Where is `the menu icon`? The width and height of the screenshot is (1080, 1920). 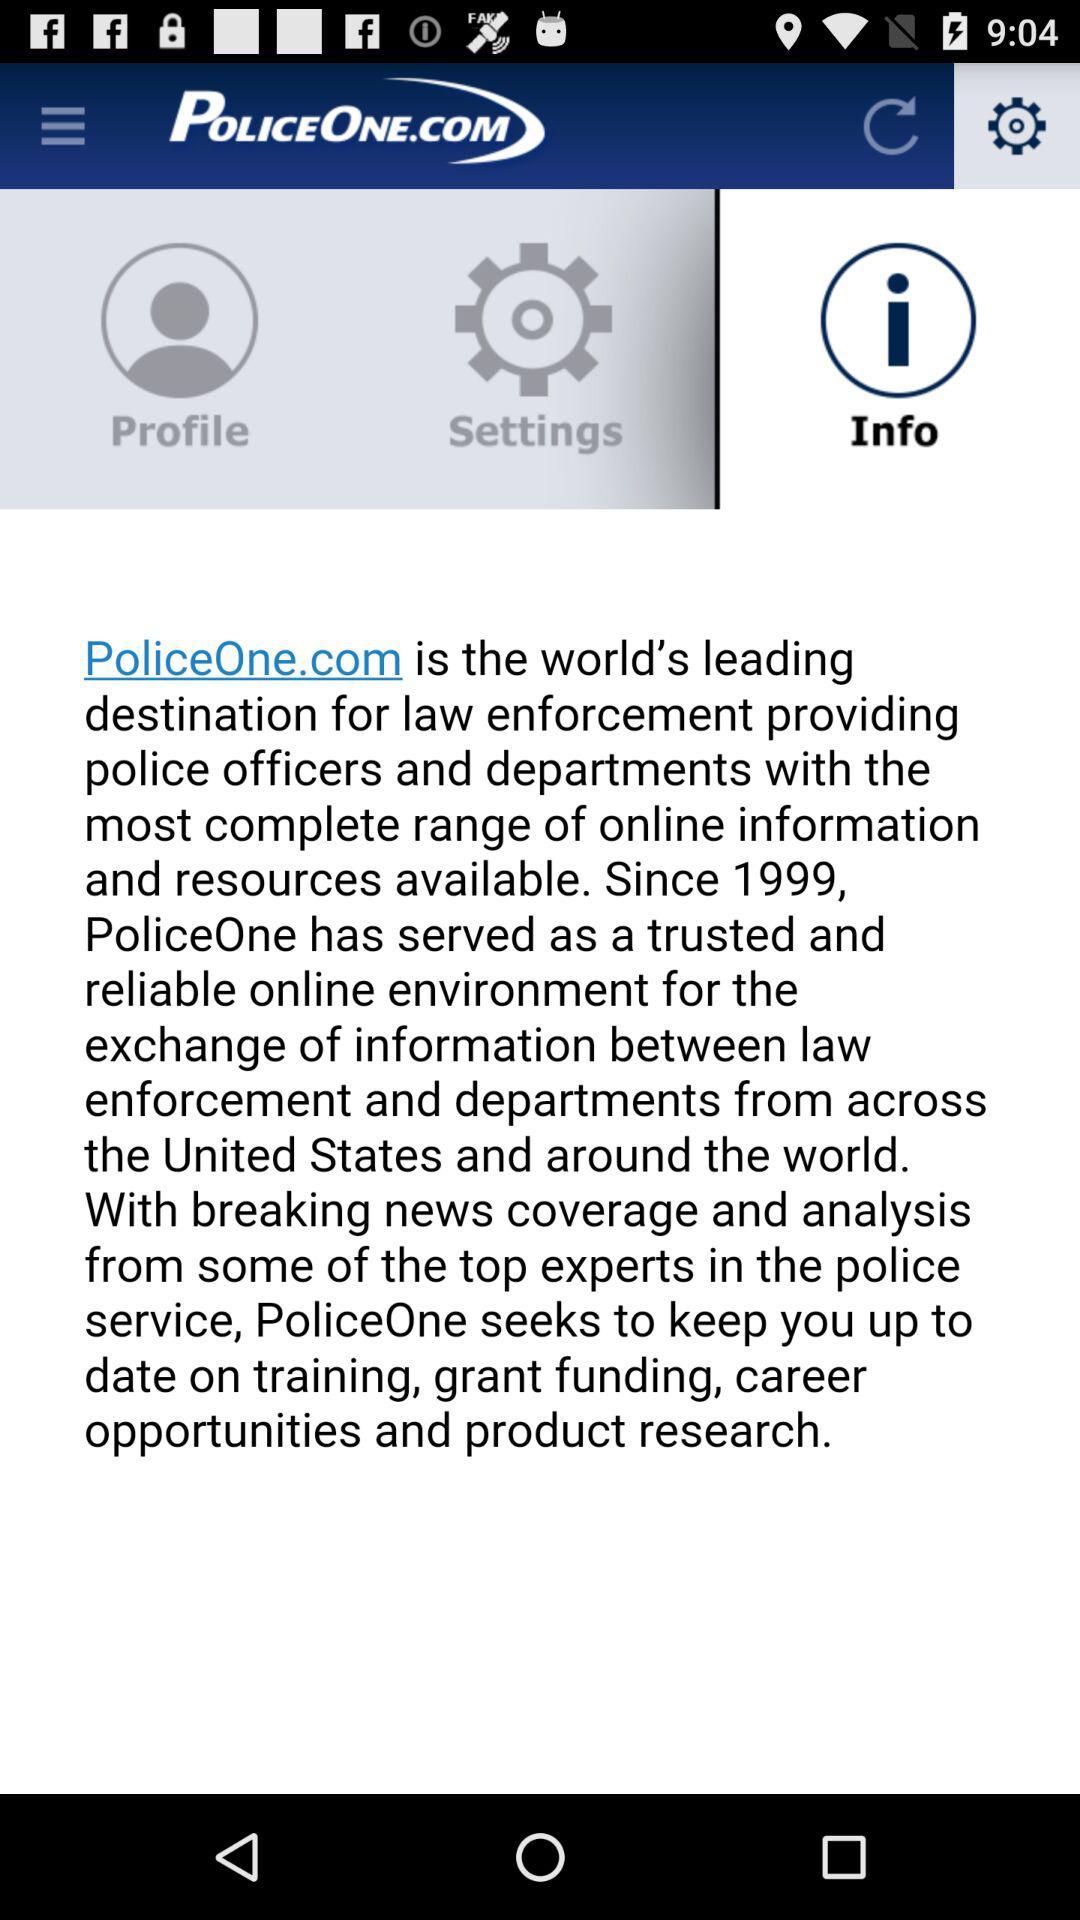
the menu icon is located at coordinates (61, 133).